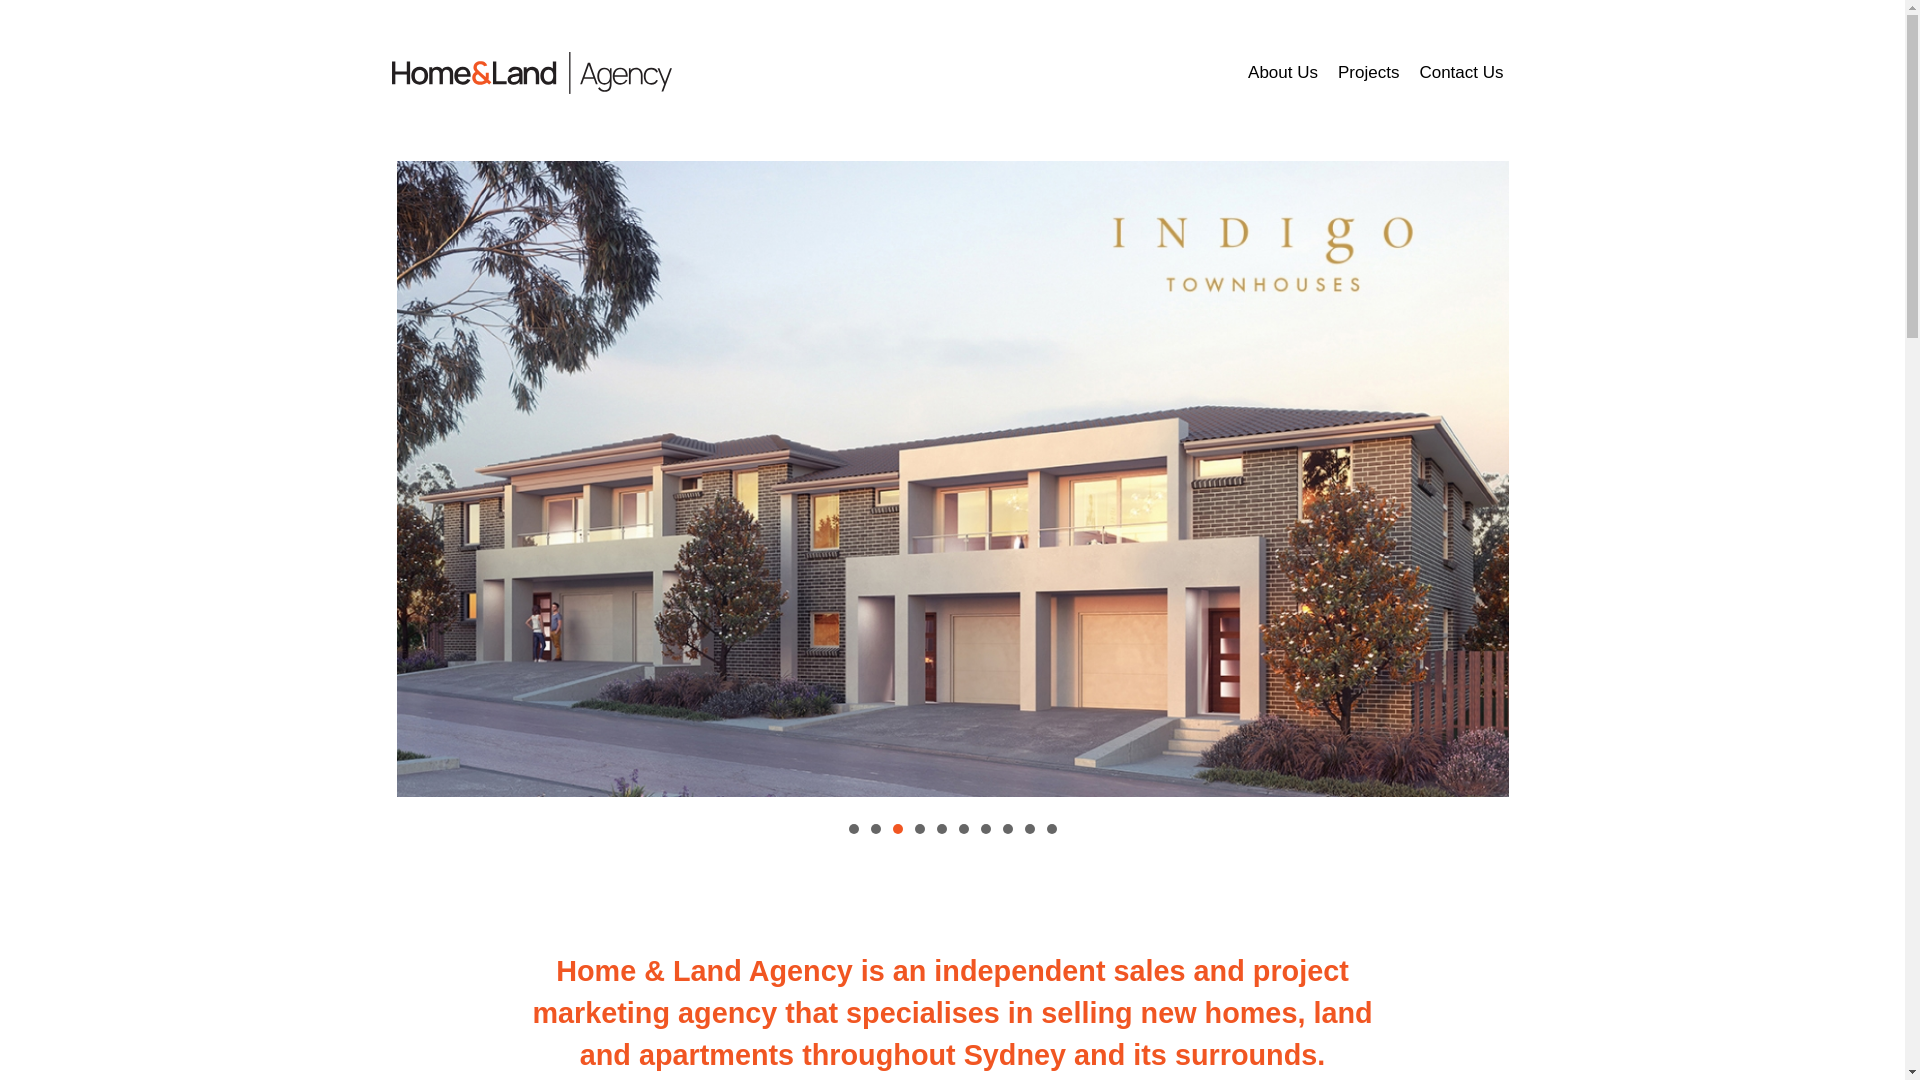 This screenshot has height=1080, width=1920. I want to click on 'About Us', so click(1237, 72).